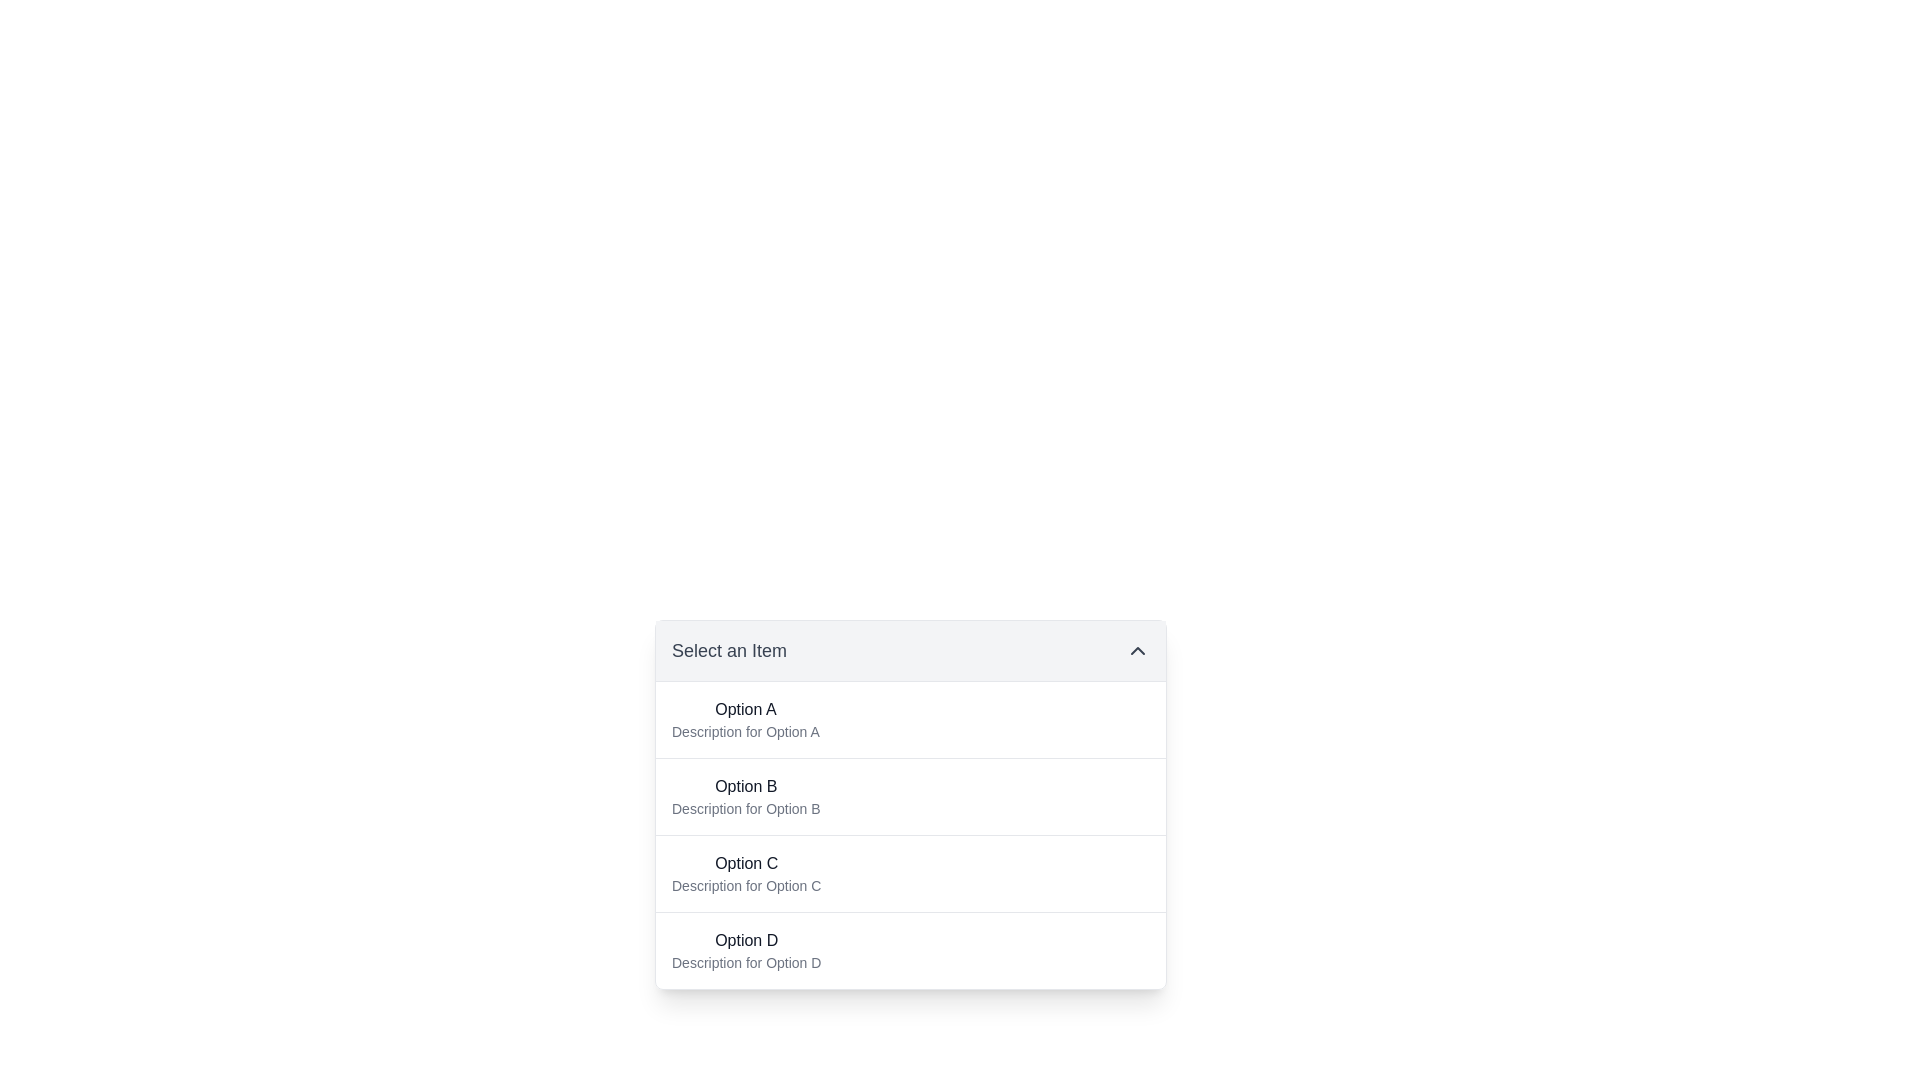 The height and width of the screenshot is (1080, 1920). Describe the element at coordinates (745, 808) in the screenshot. I see `the static text providing additional detail for 'Option B' located within the dropdown list` at that location.